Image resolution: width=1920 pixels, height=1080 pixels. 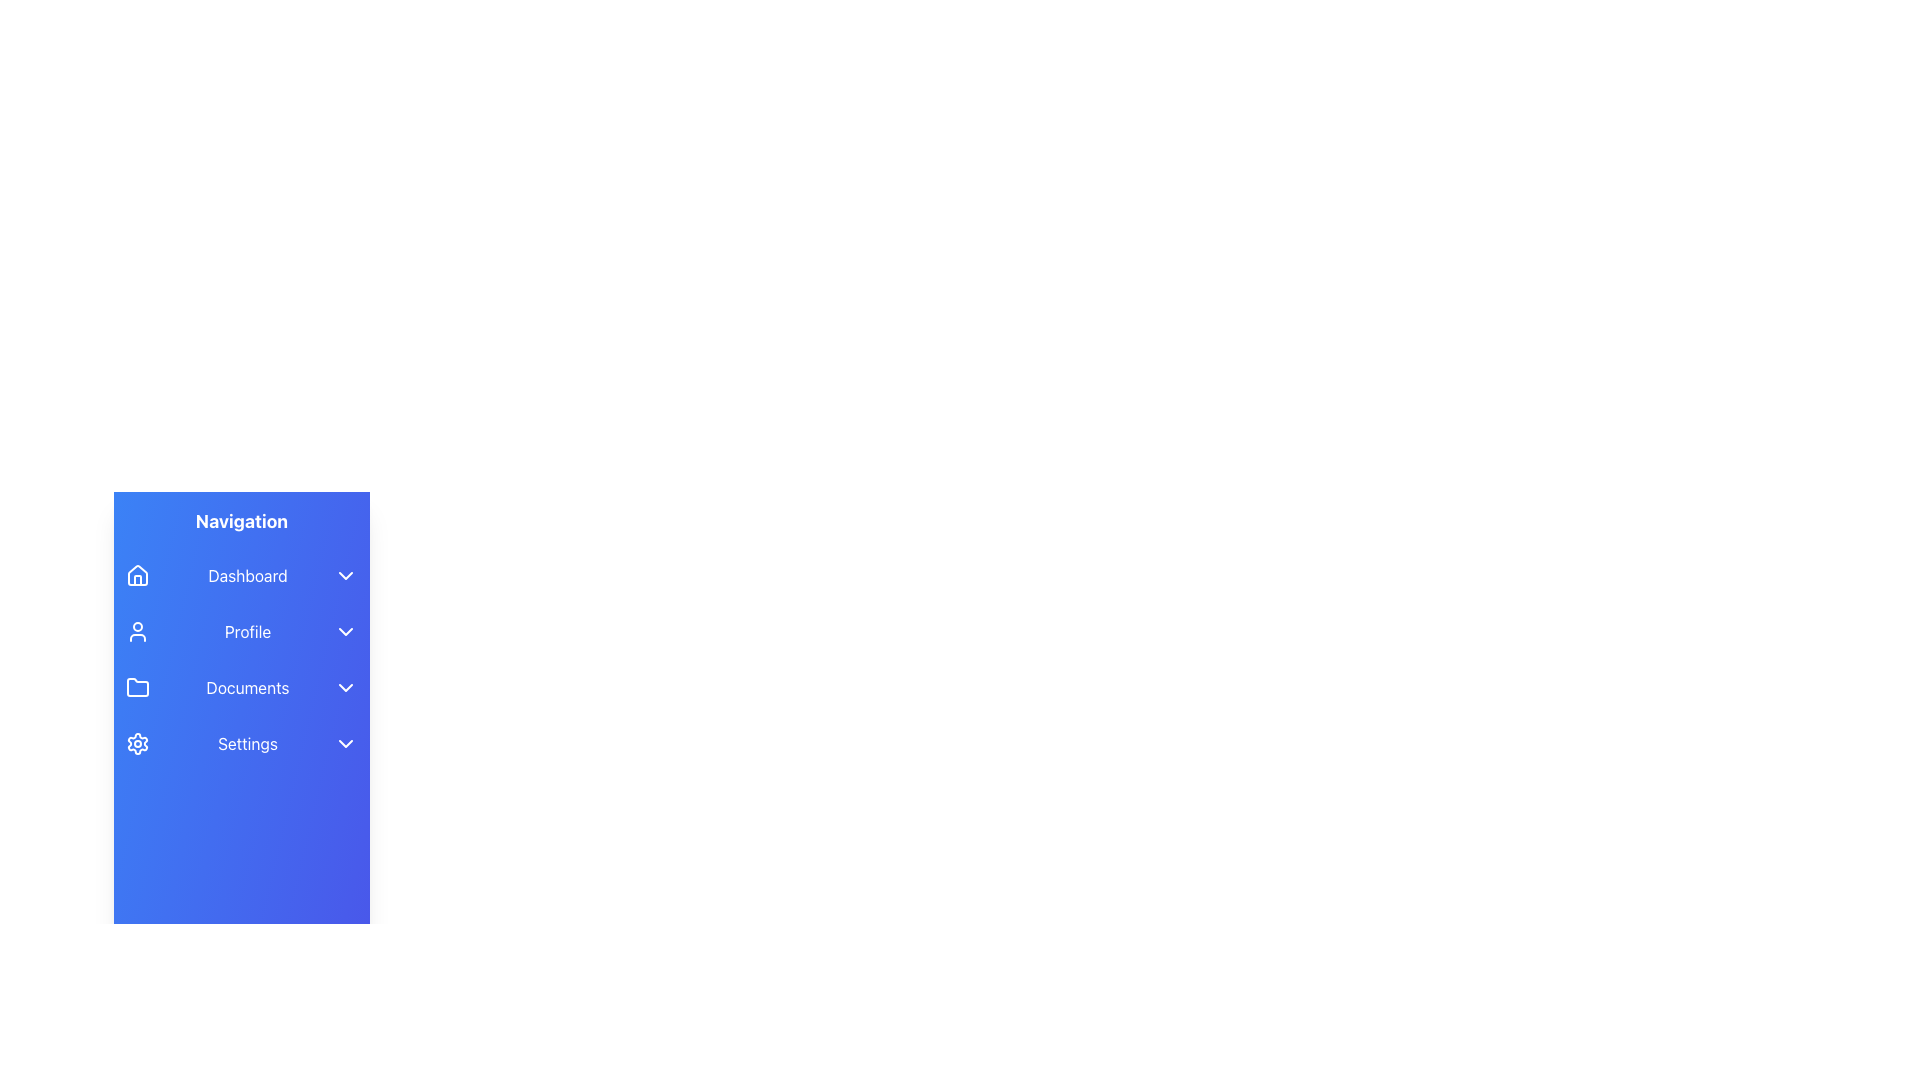 I want to click on the 'Documents' menu item, which is the third item in the vertical navigation bar, featuring a folder icon on the left and a downward-pointing chevron on the right, so click(x=240, y=686).